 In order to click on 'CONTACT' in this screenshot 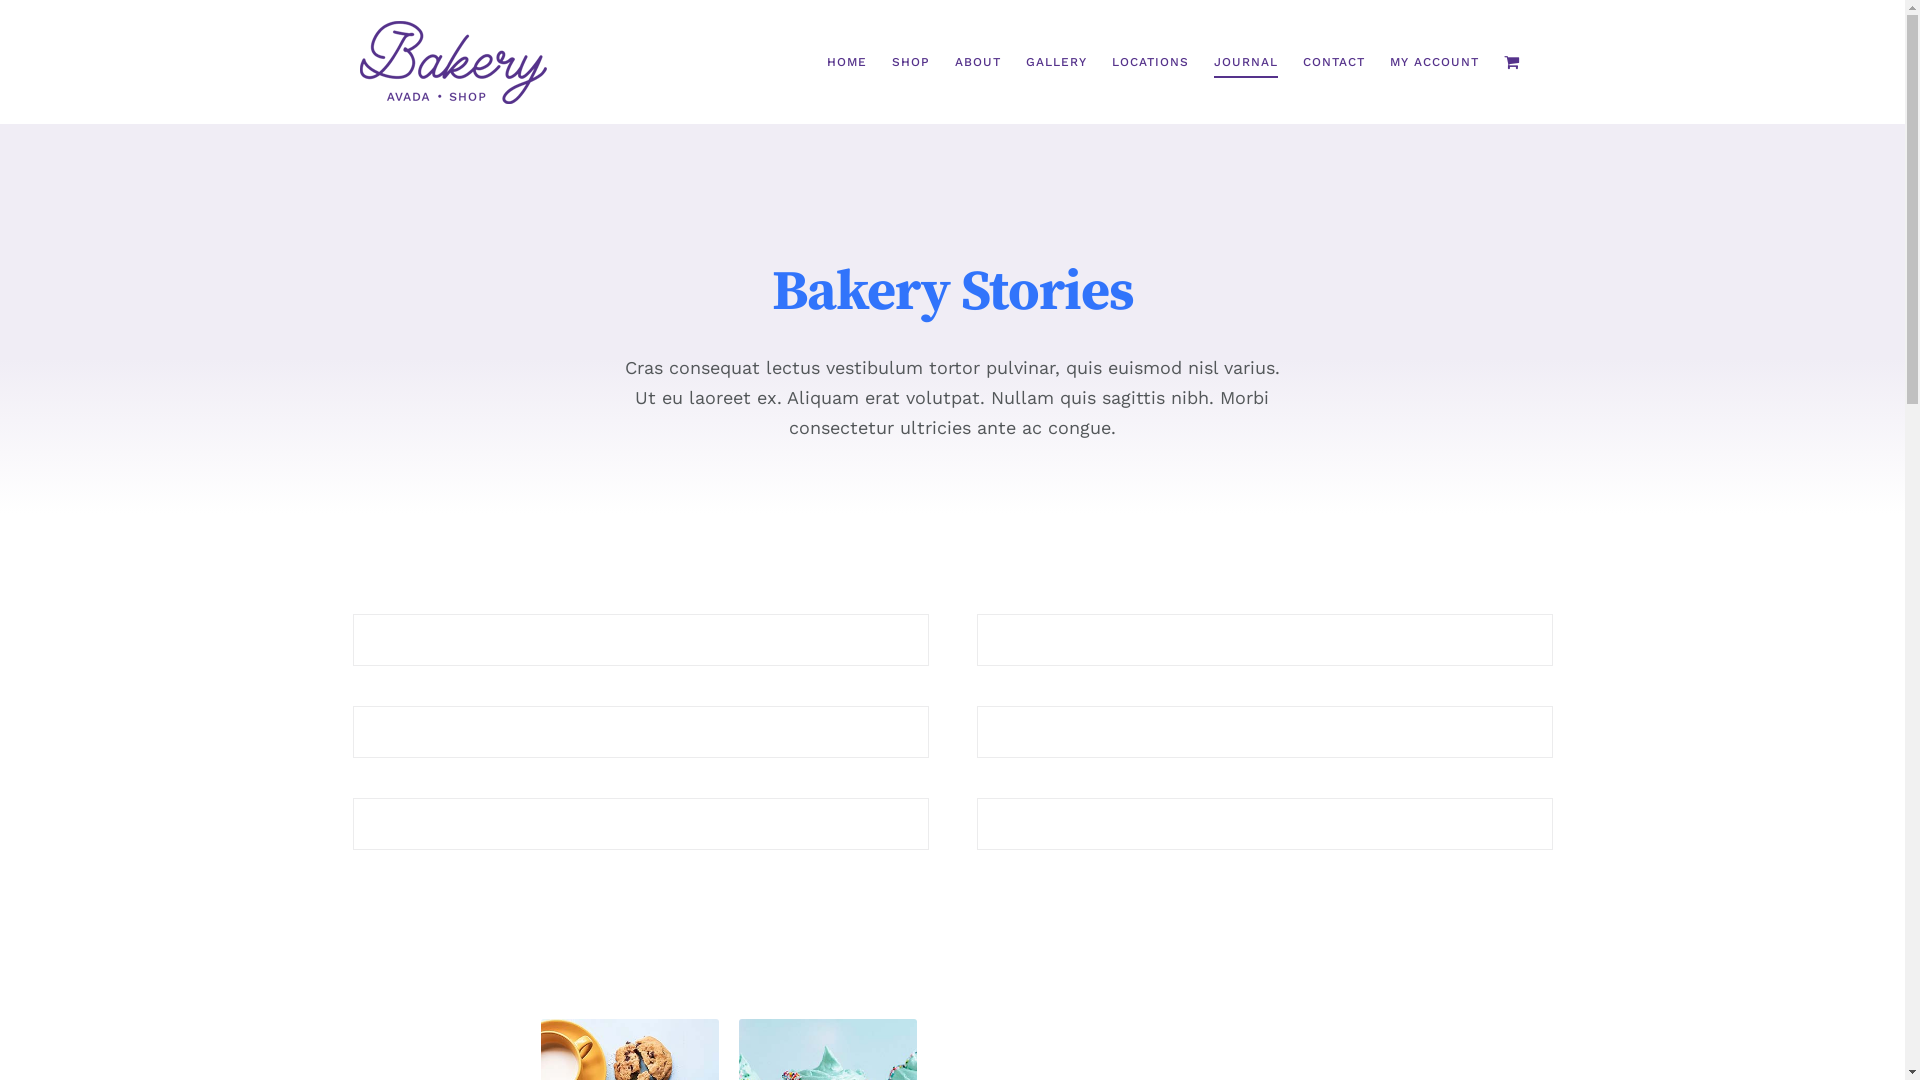, I will do `click(1333, 60)`.